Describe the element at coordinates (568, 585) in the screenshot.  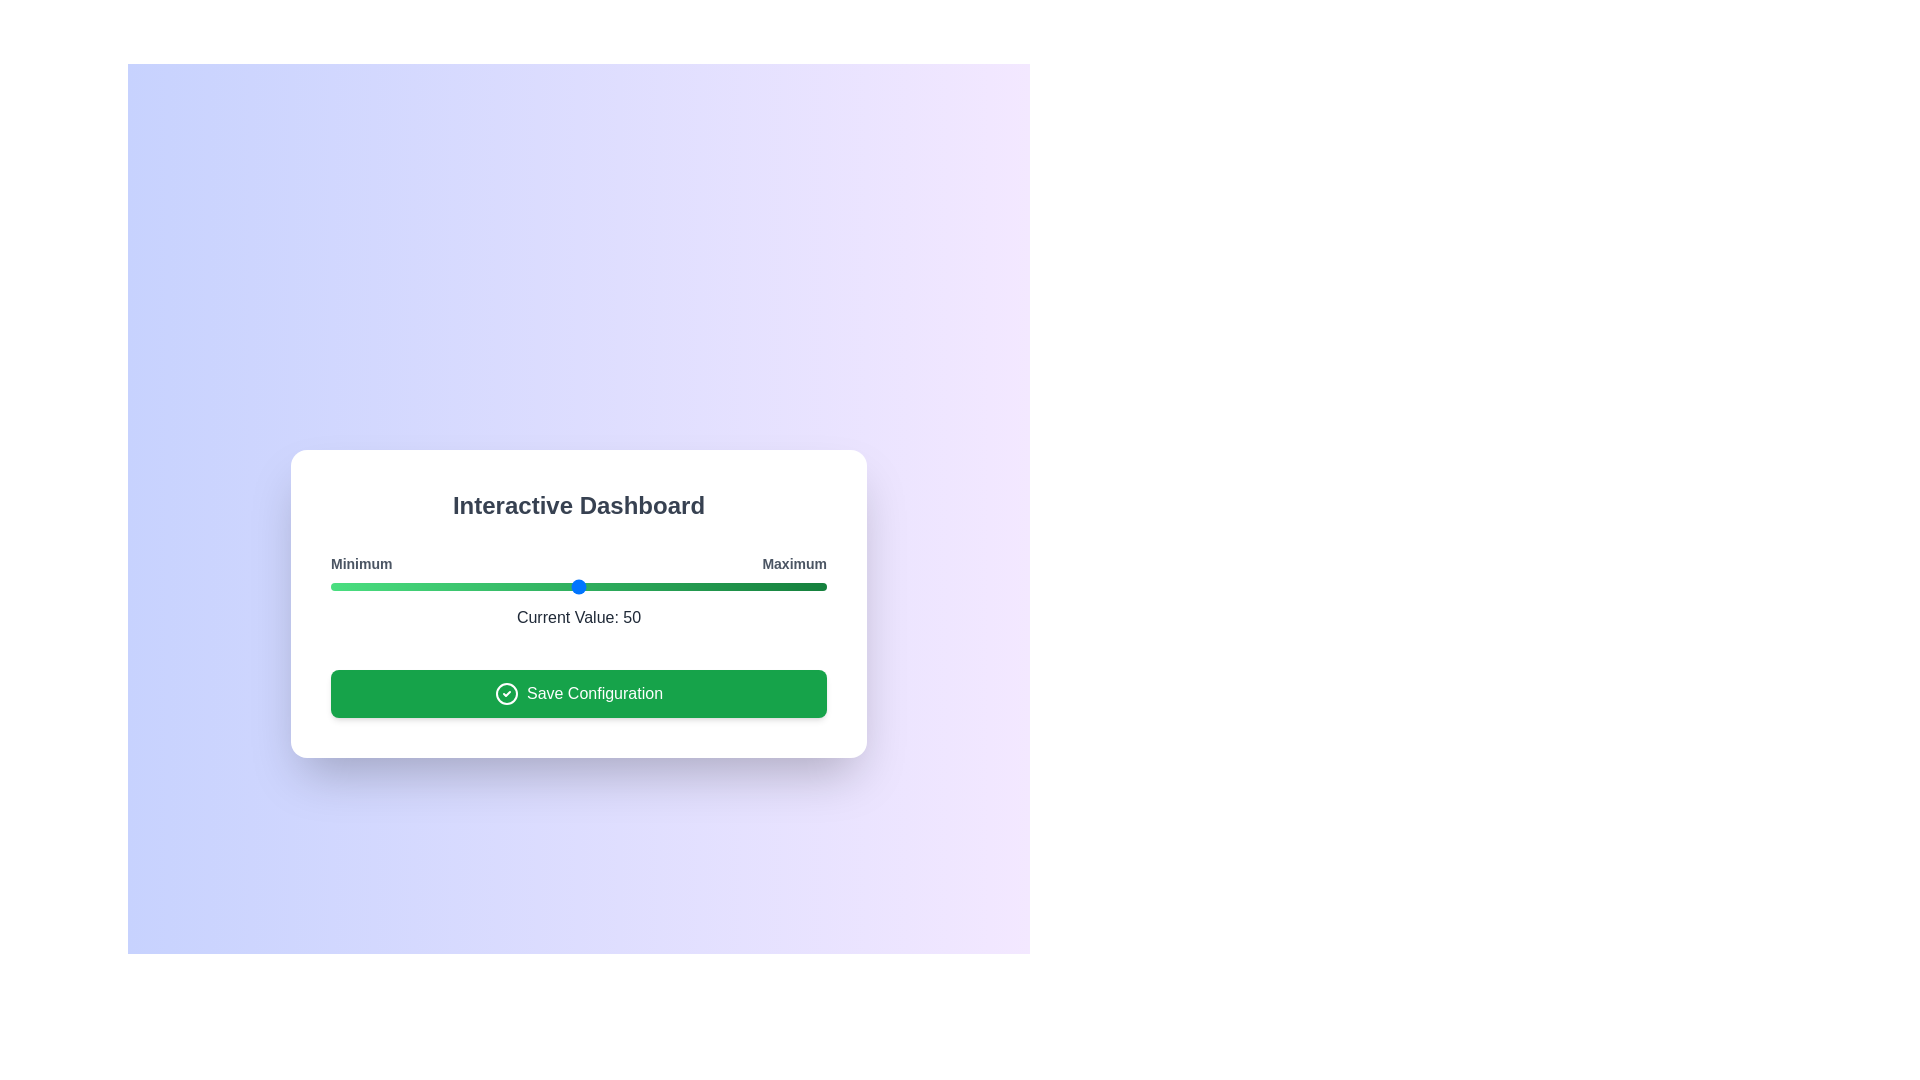
I see `the slider to set its value to 48` at that location.